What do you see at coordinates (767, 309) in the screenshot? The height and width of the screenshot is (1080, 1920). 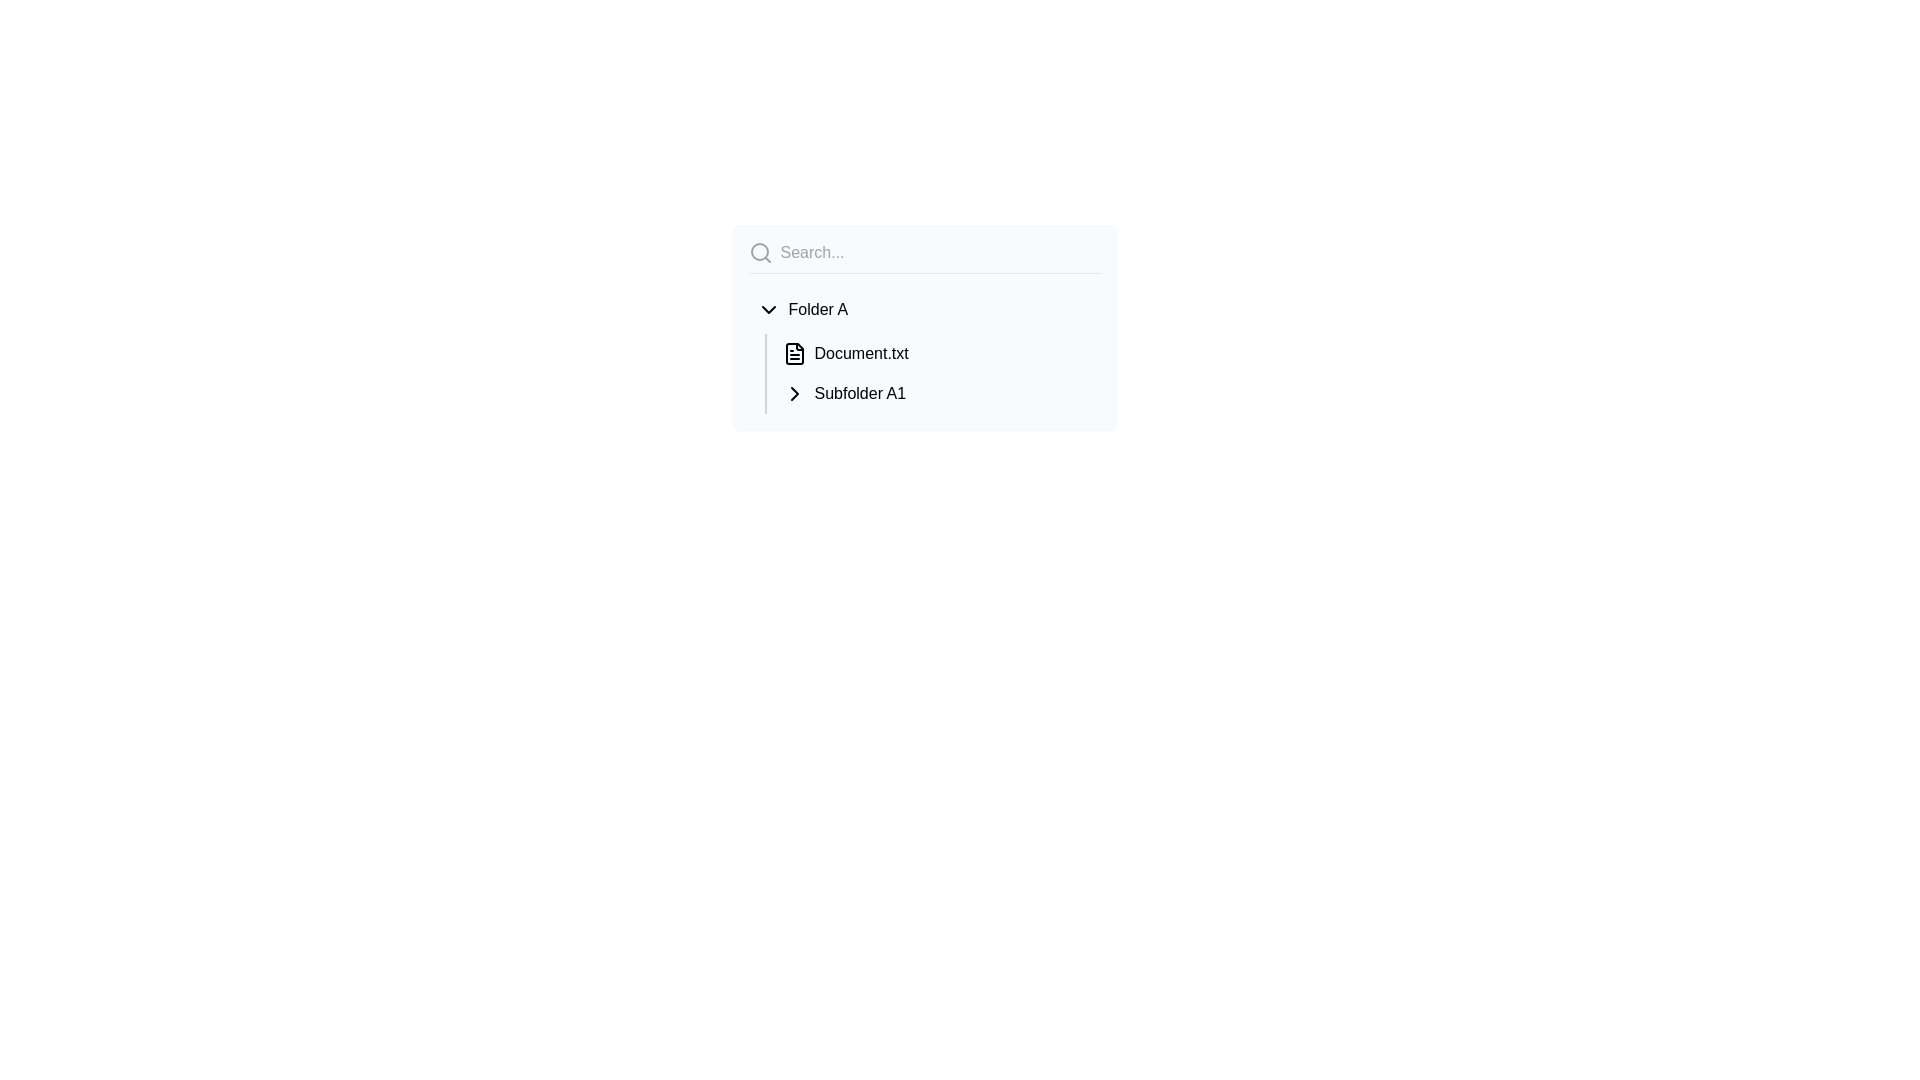 I see `the downward-facing chevron icon located to the left of the 'Folder A' text` at bounding box center [767, 309].